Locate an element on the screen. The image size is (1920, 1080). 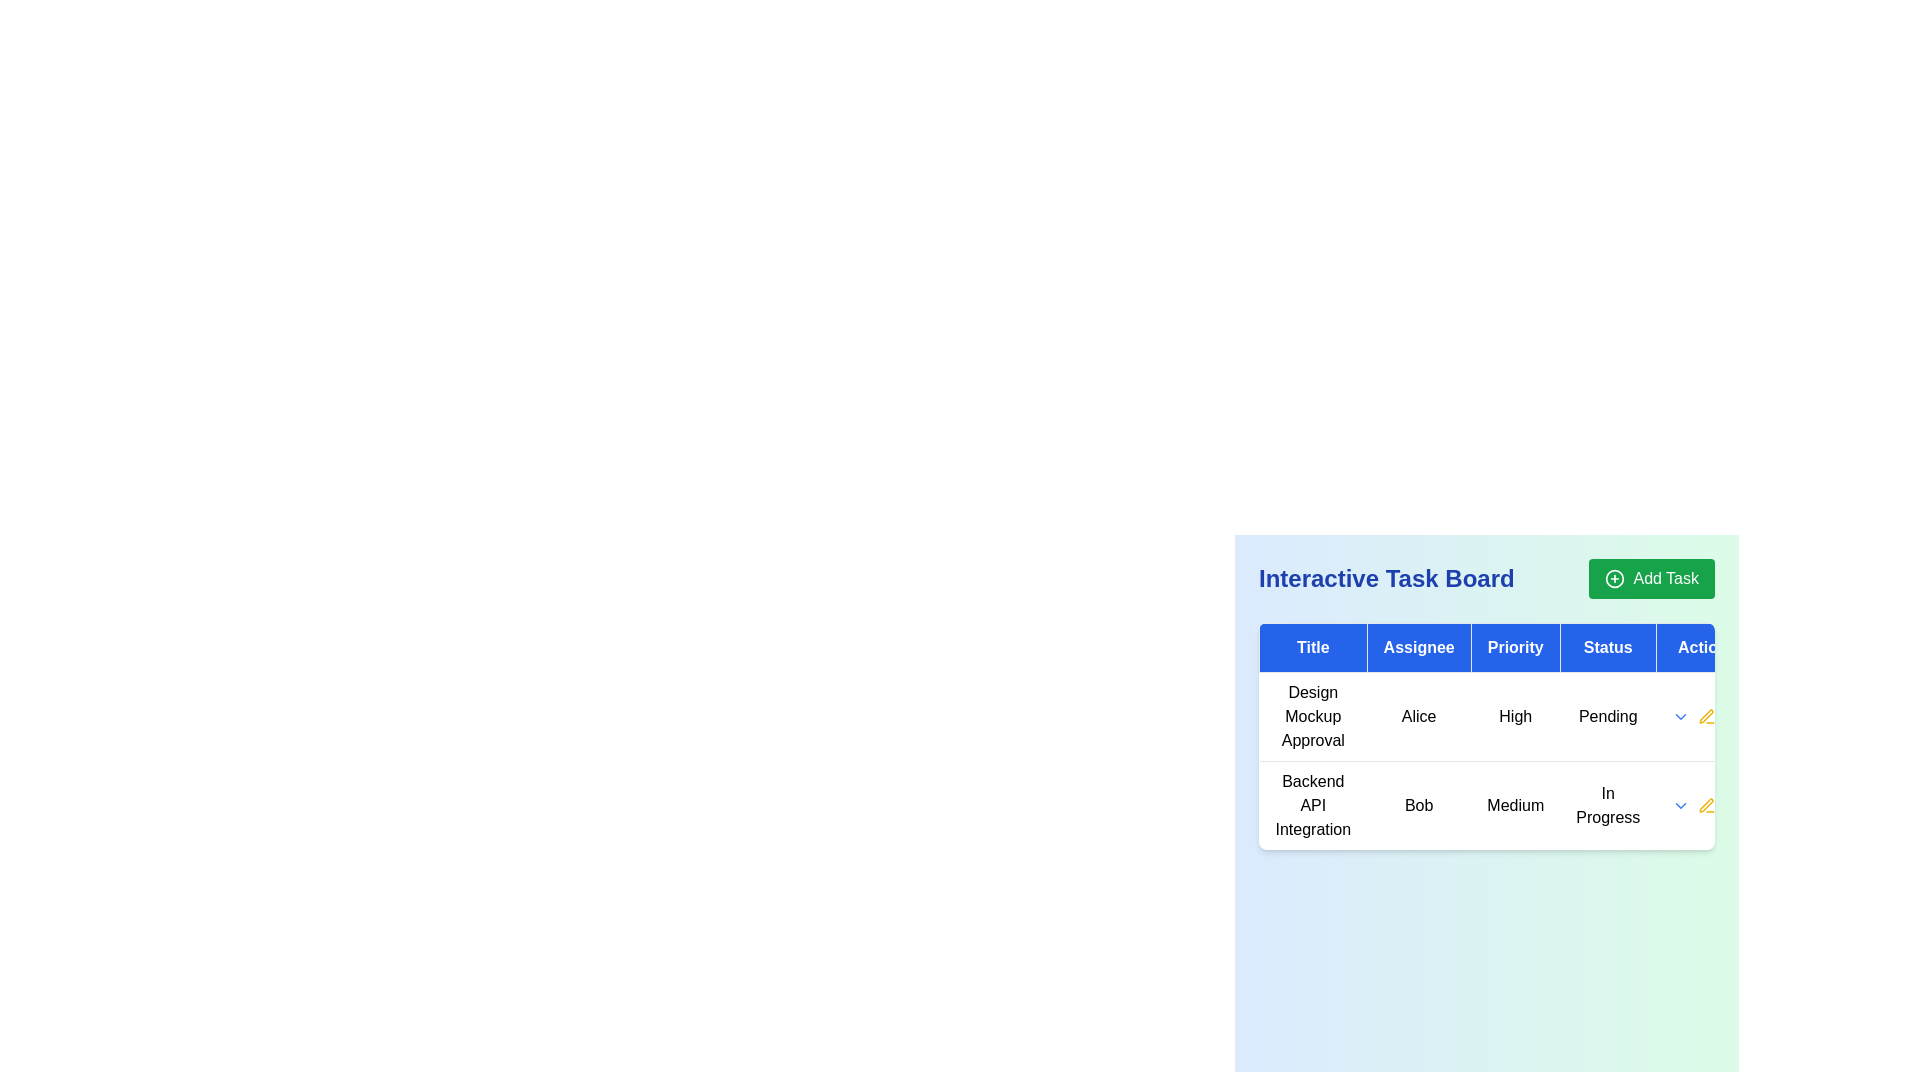
the icon in the 'Actions' column corresponding to the 'Design Mockup Approval' task is located at coordinates (1706, 716).